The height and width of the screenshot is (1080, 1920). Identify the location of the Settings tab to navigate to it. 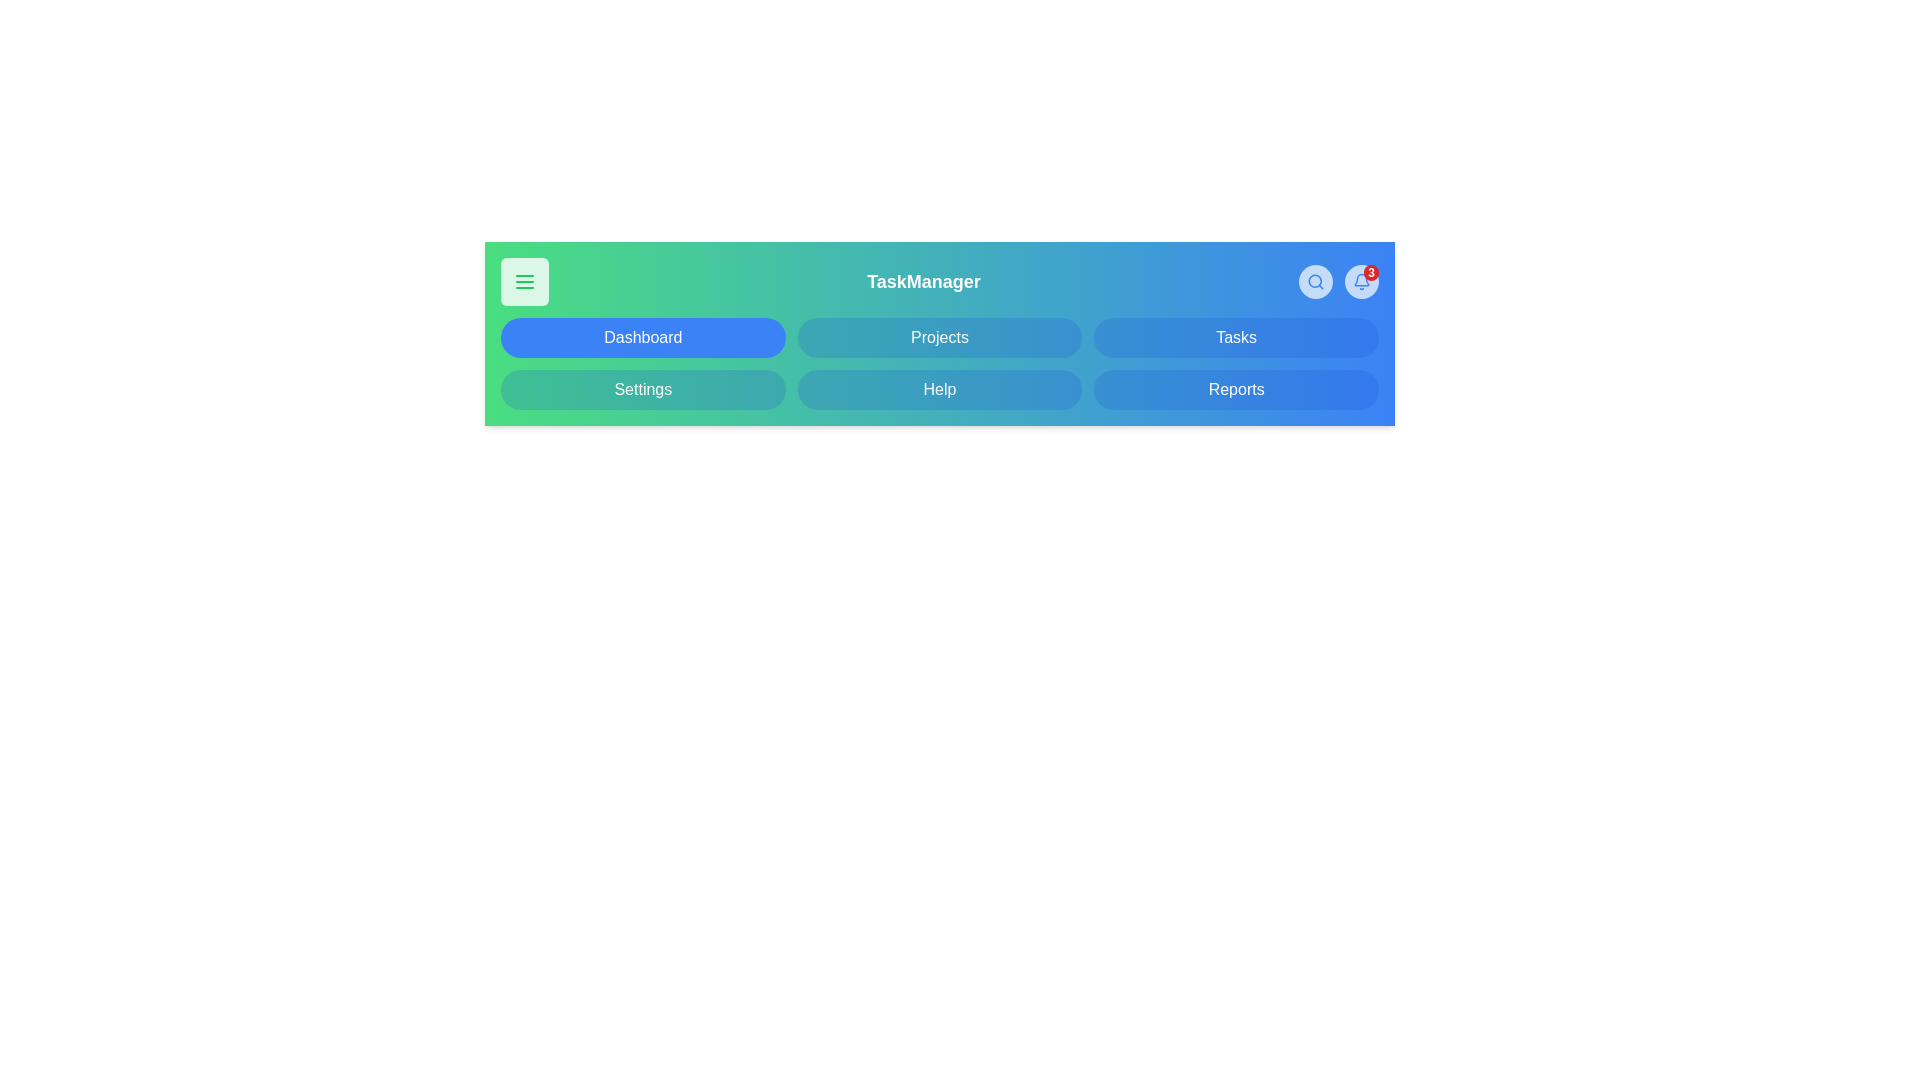
(643, 389).